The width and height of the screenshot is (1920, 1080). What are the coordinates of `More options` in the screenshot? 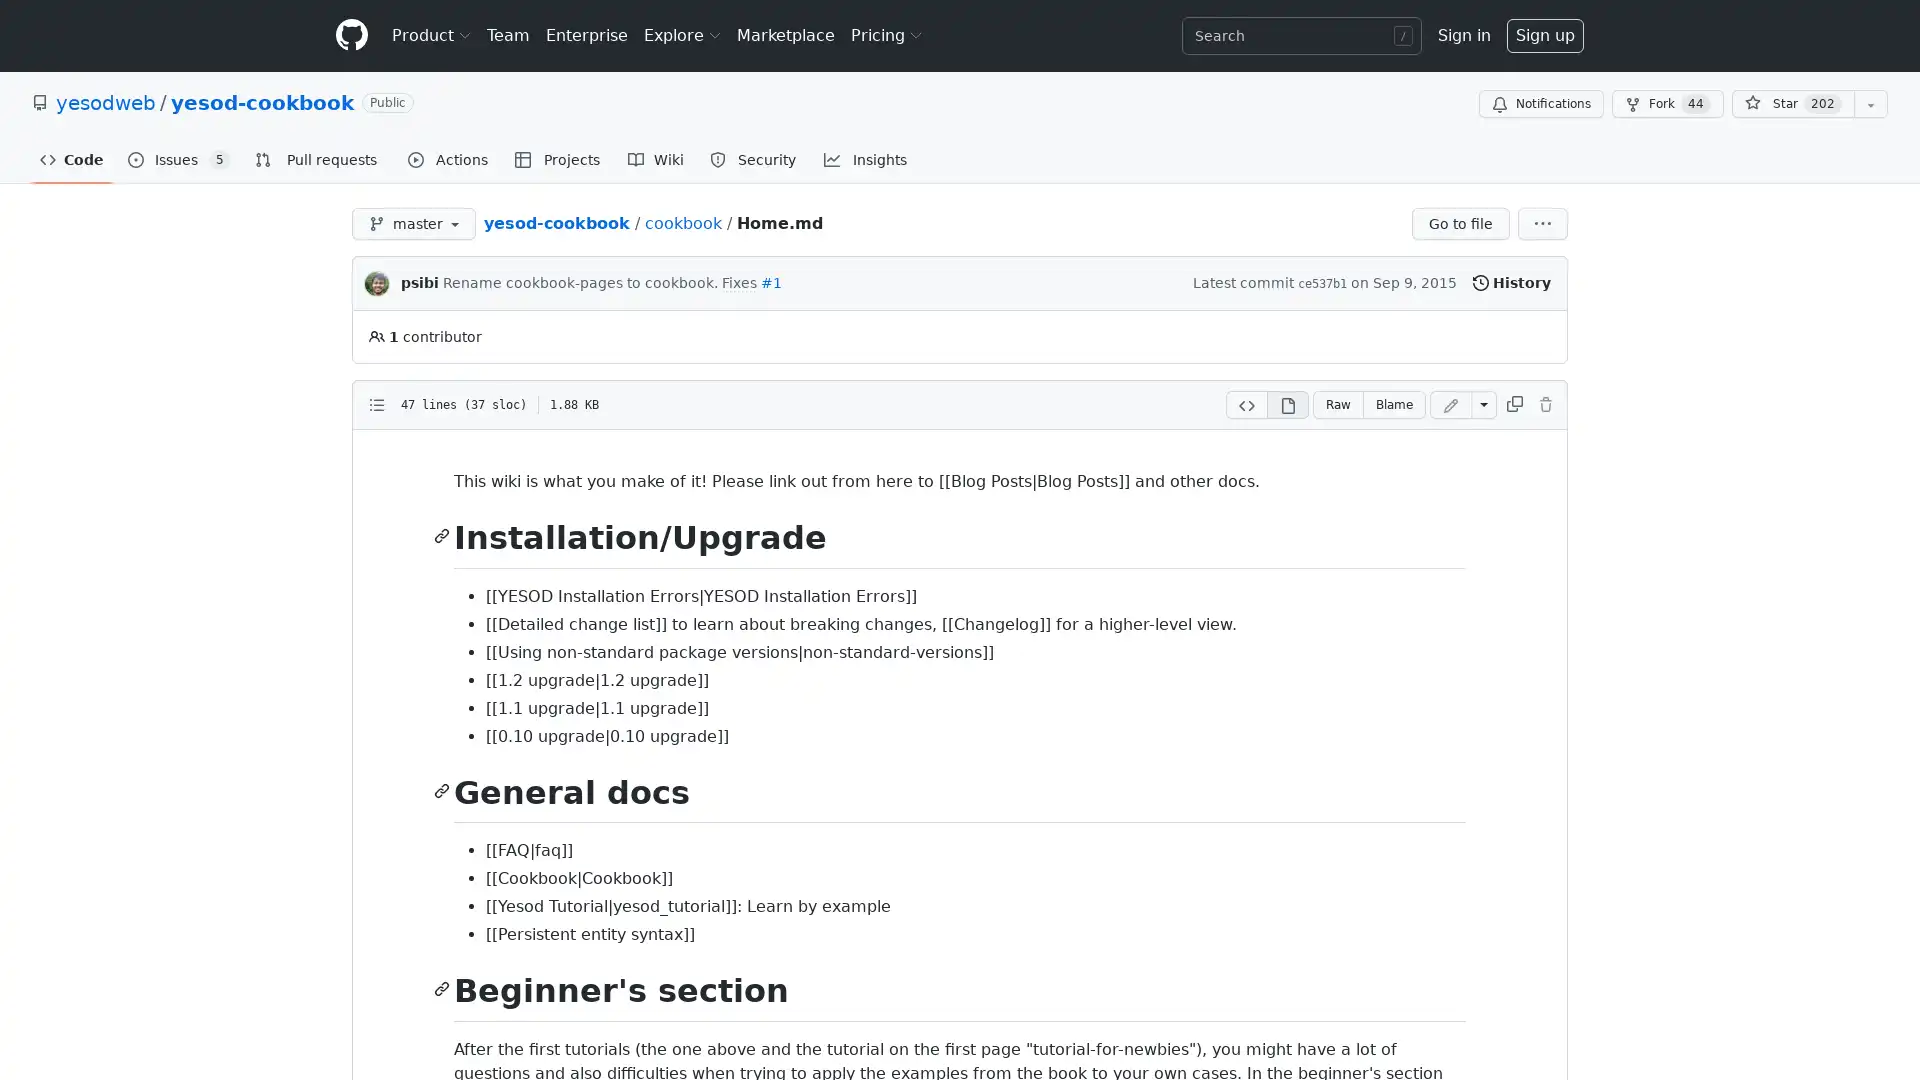 It's located at (1541, 223).